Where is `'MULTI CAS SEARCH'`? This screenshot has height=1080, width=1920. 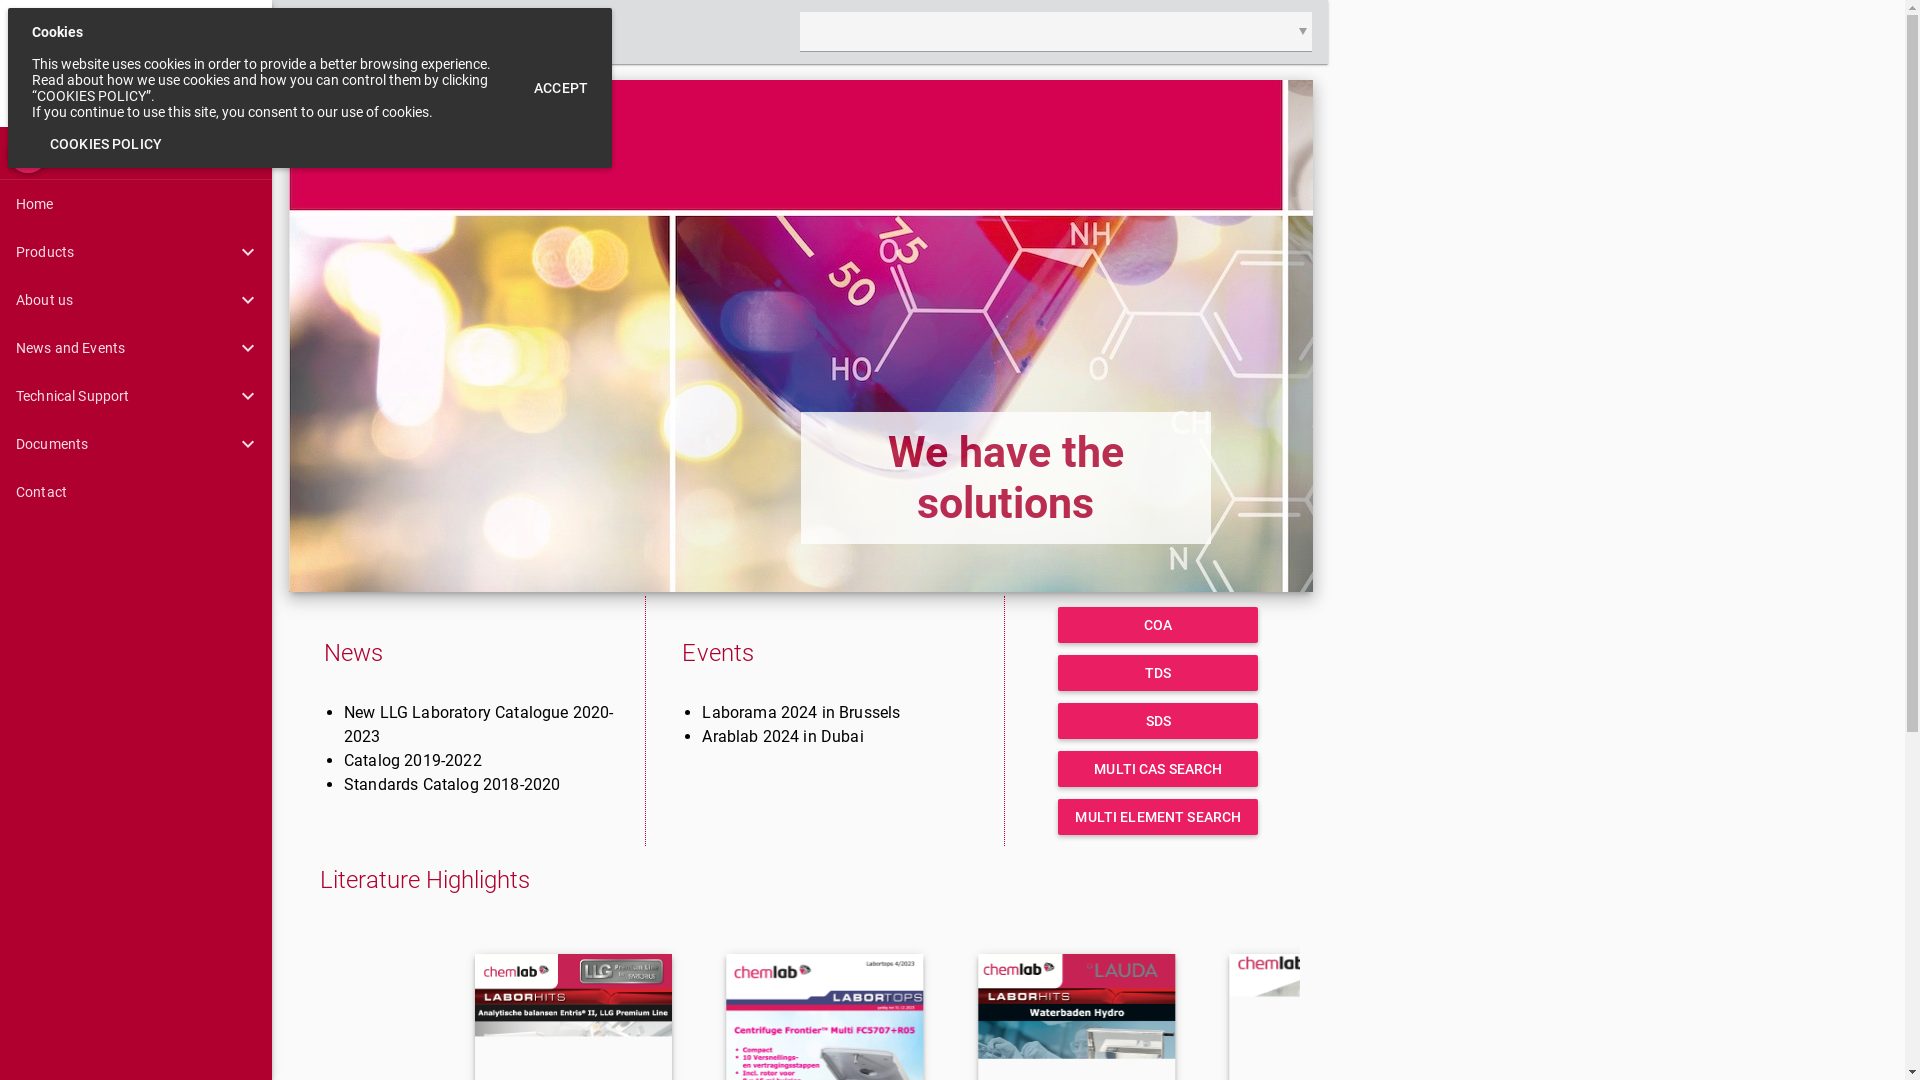 'MULTI CAS SEARCH' is located at coordinates (1056, 767).